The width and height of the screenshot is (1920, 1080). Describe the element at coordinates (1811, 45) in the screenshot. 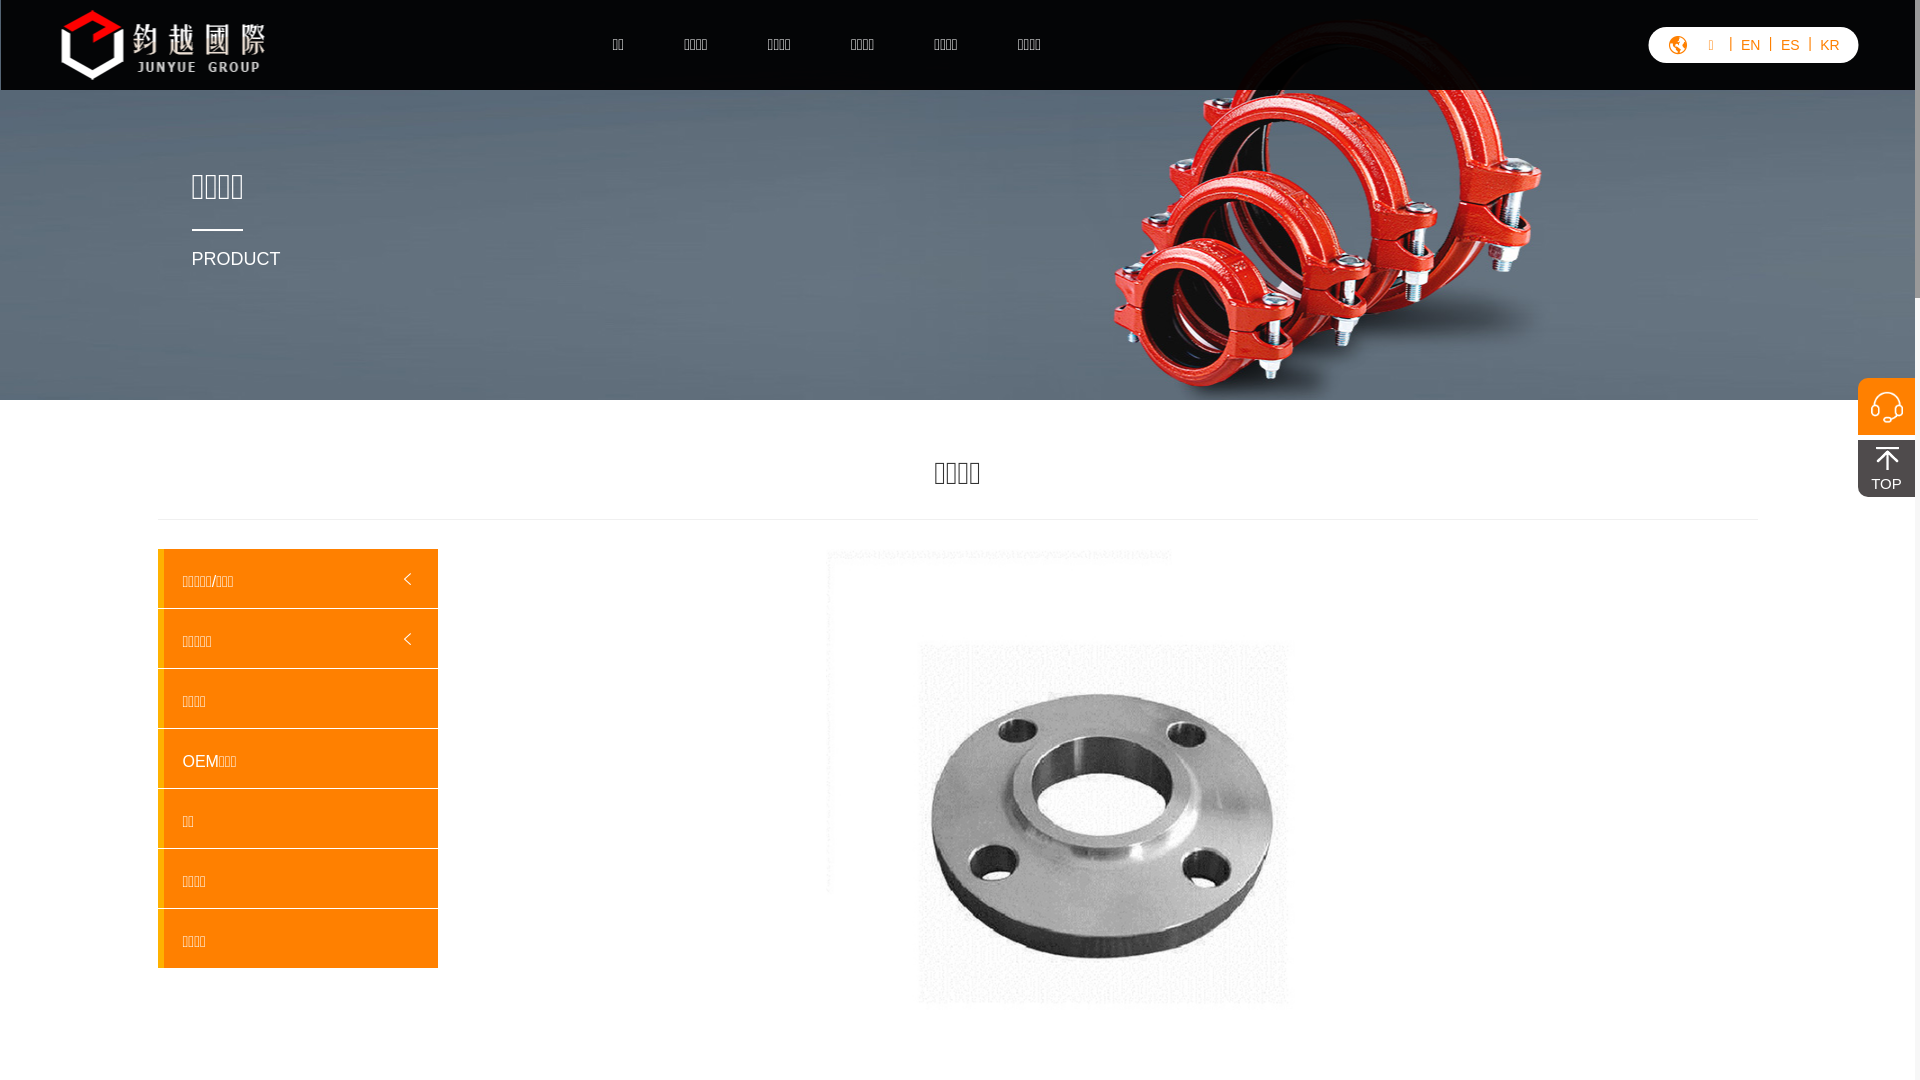

I see `'KR'` at that location.